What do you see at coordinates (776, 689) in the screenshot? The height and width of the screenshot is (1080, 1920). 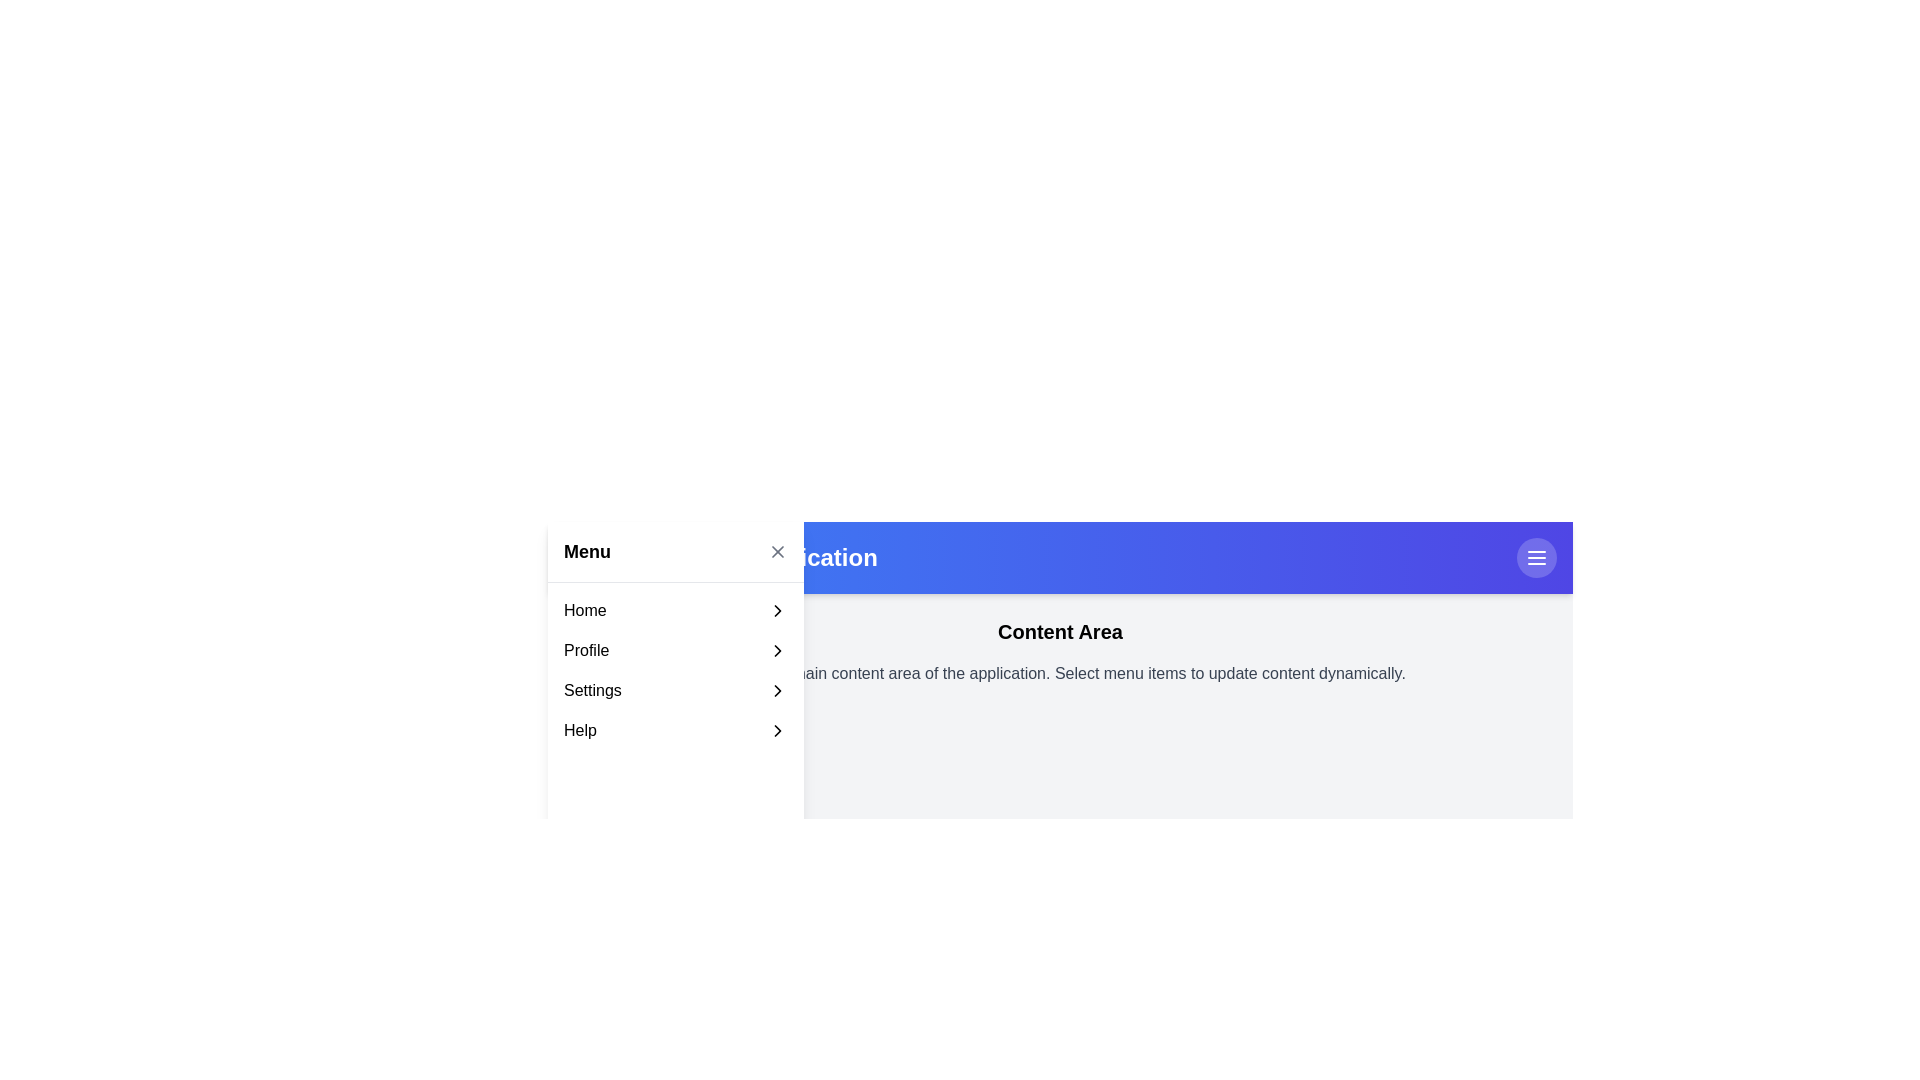 I see `the interactive icon located in the menu section, adjacent to the 'Settings' menu item` at bounding box center [776, 689].